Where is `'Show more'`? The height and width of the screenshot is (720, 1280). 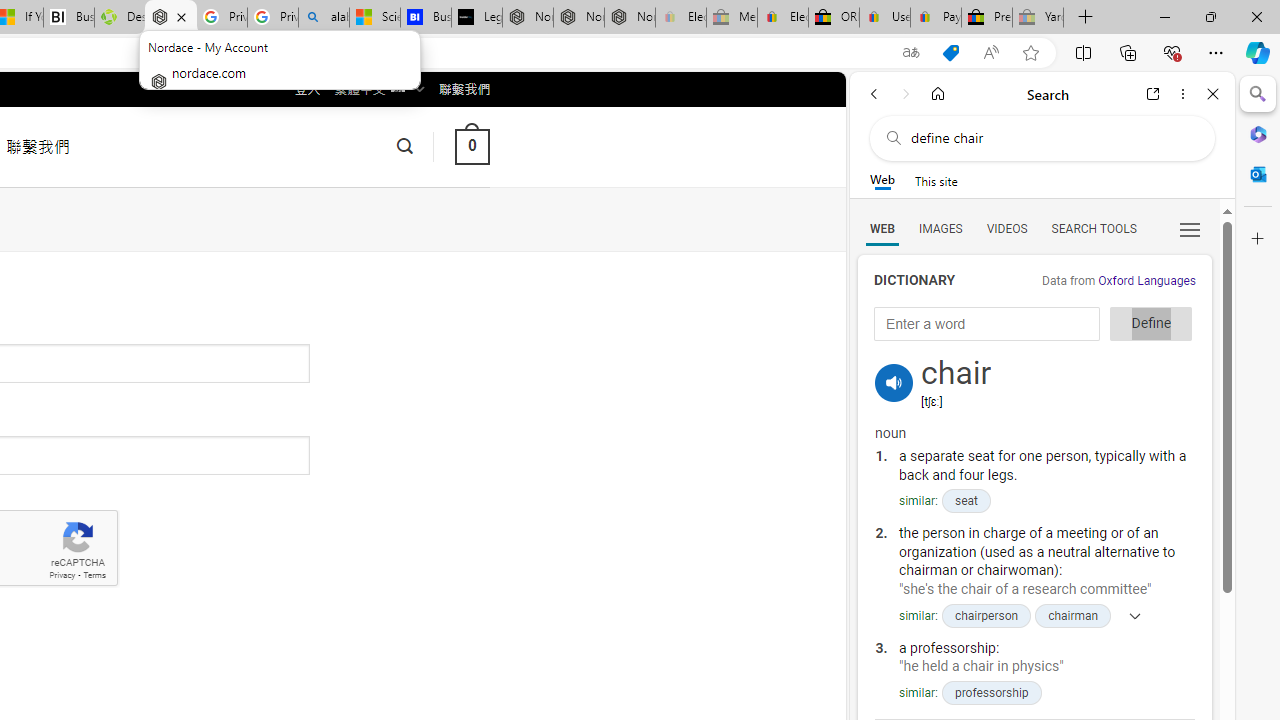 'Show more' is located at coordinates (1129, 614).